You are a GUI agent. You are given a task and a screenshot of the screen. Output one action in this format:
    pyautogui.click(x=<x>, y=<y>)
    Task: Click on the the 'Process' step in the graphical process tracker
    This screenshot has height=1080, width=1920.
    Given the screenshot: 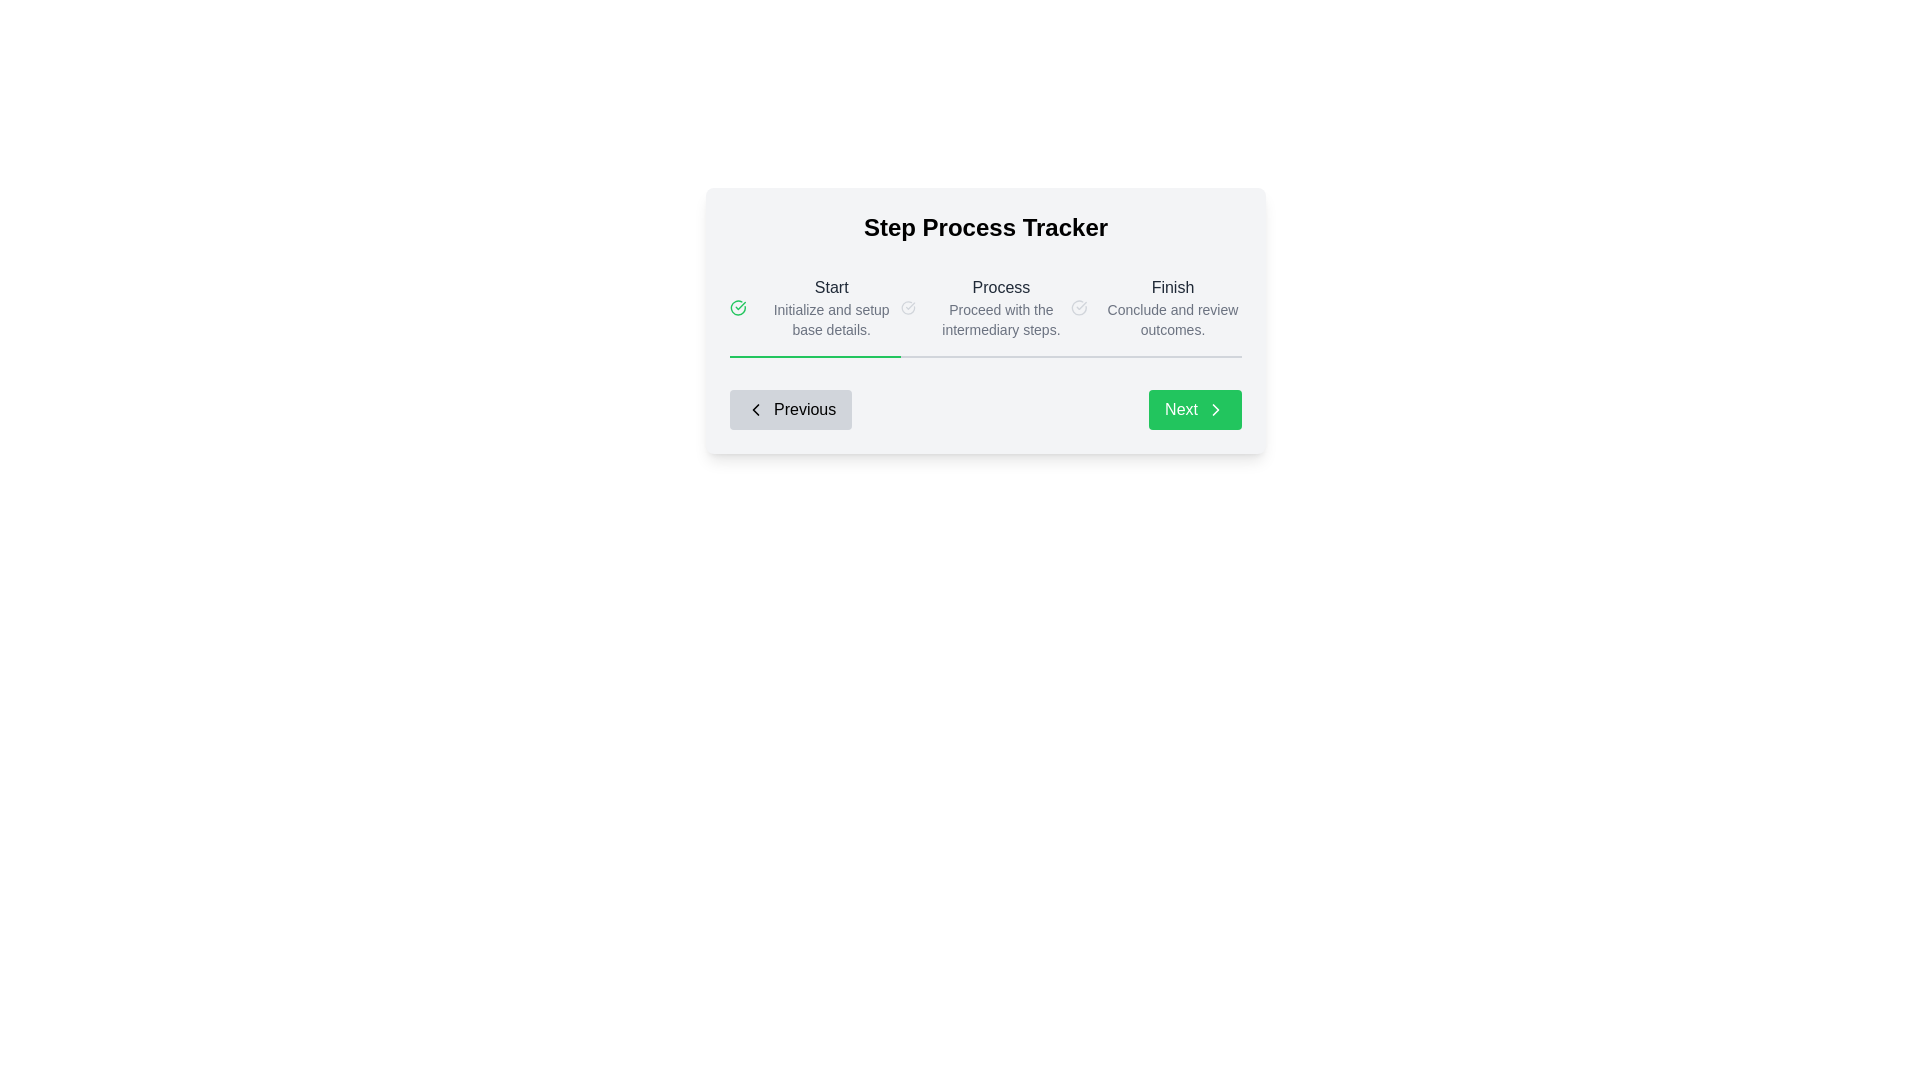 What is the action you would take?
    pyautogui.click(x=985, y=319)
    